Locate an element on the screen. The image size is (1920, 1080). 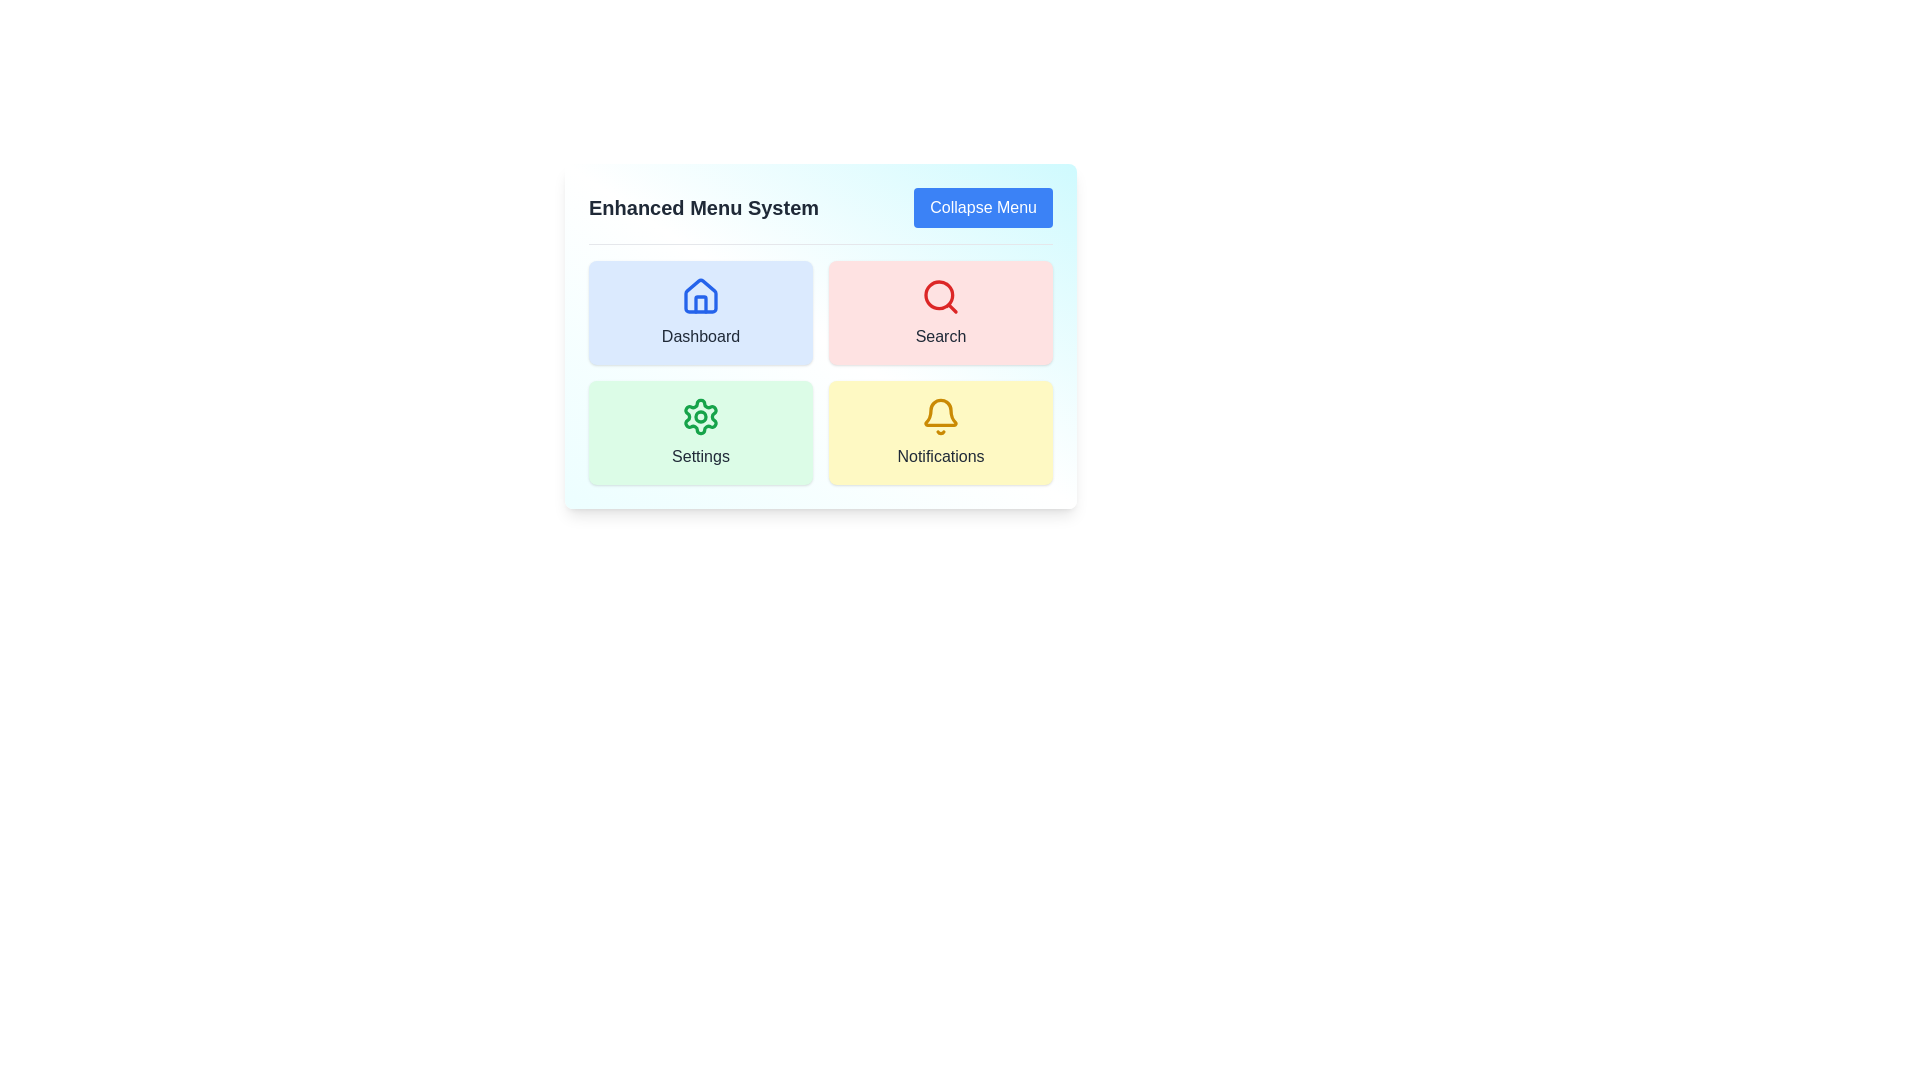
the navigation button located at the top-left of the grid layout to observe the tooltip or styling change is located at coordinates (700, 312).